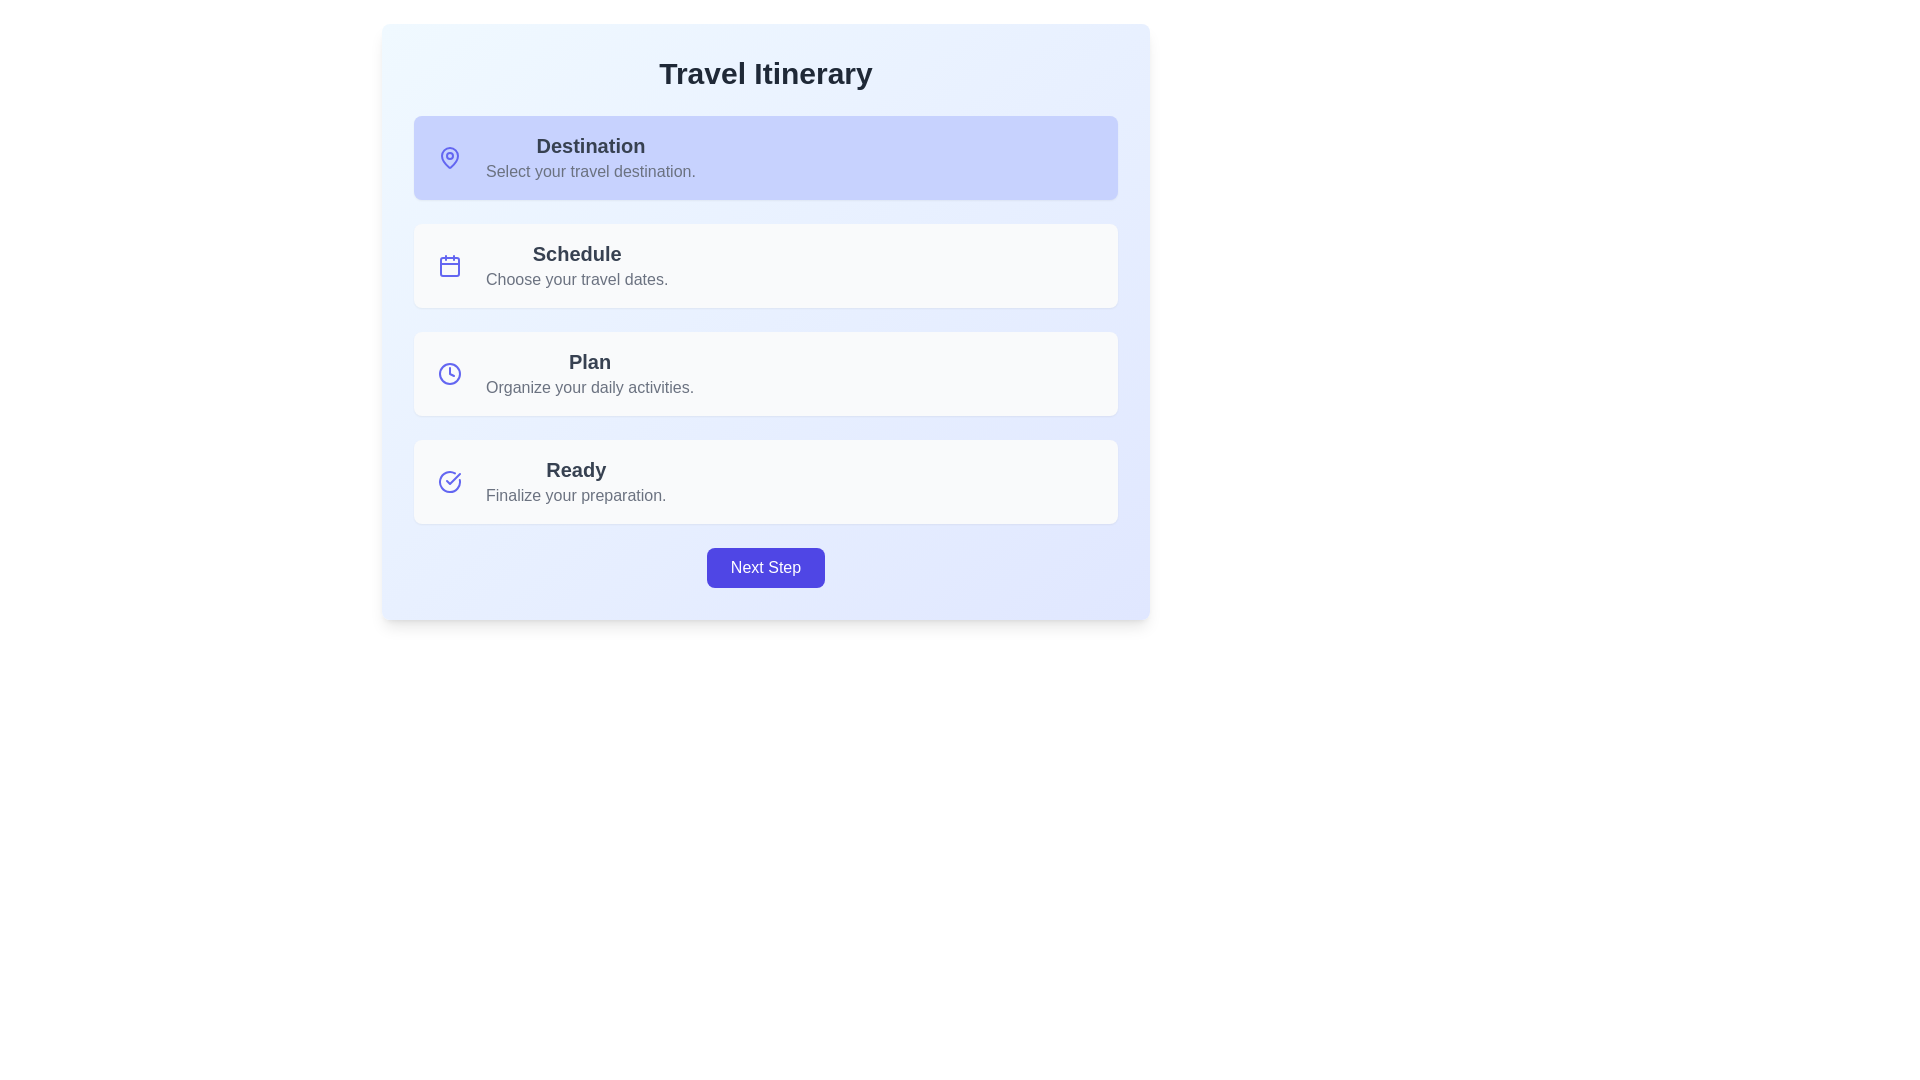  Describe the element at coordinates (589, 388) in the screenshot. I see `descriptive text label located below the 'Plan' section, which provides supplementary detail about its purpose` at that location.